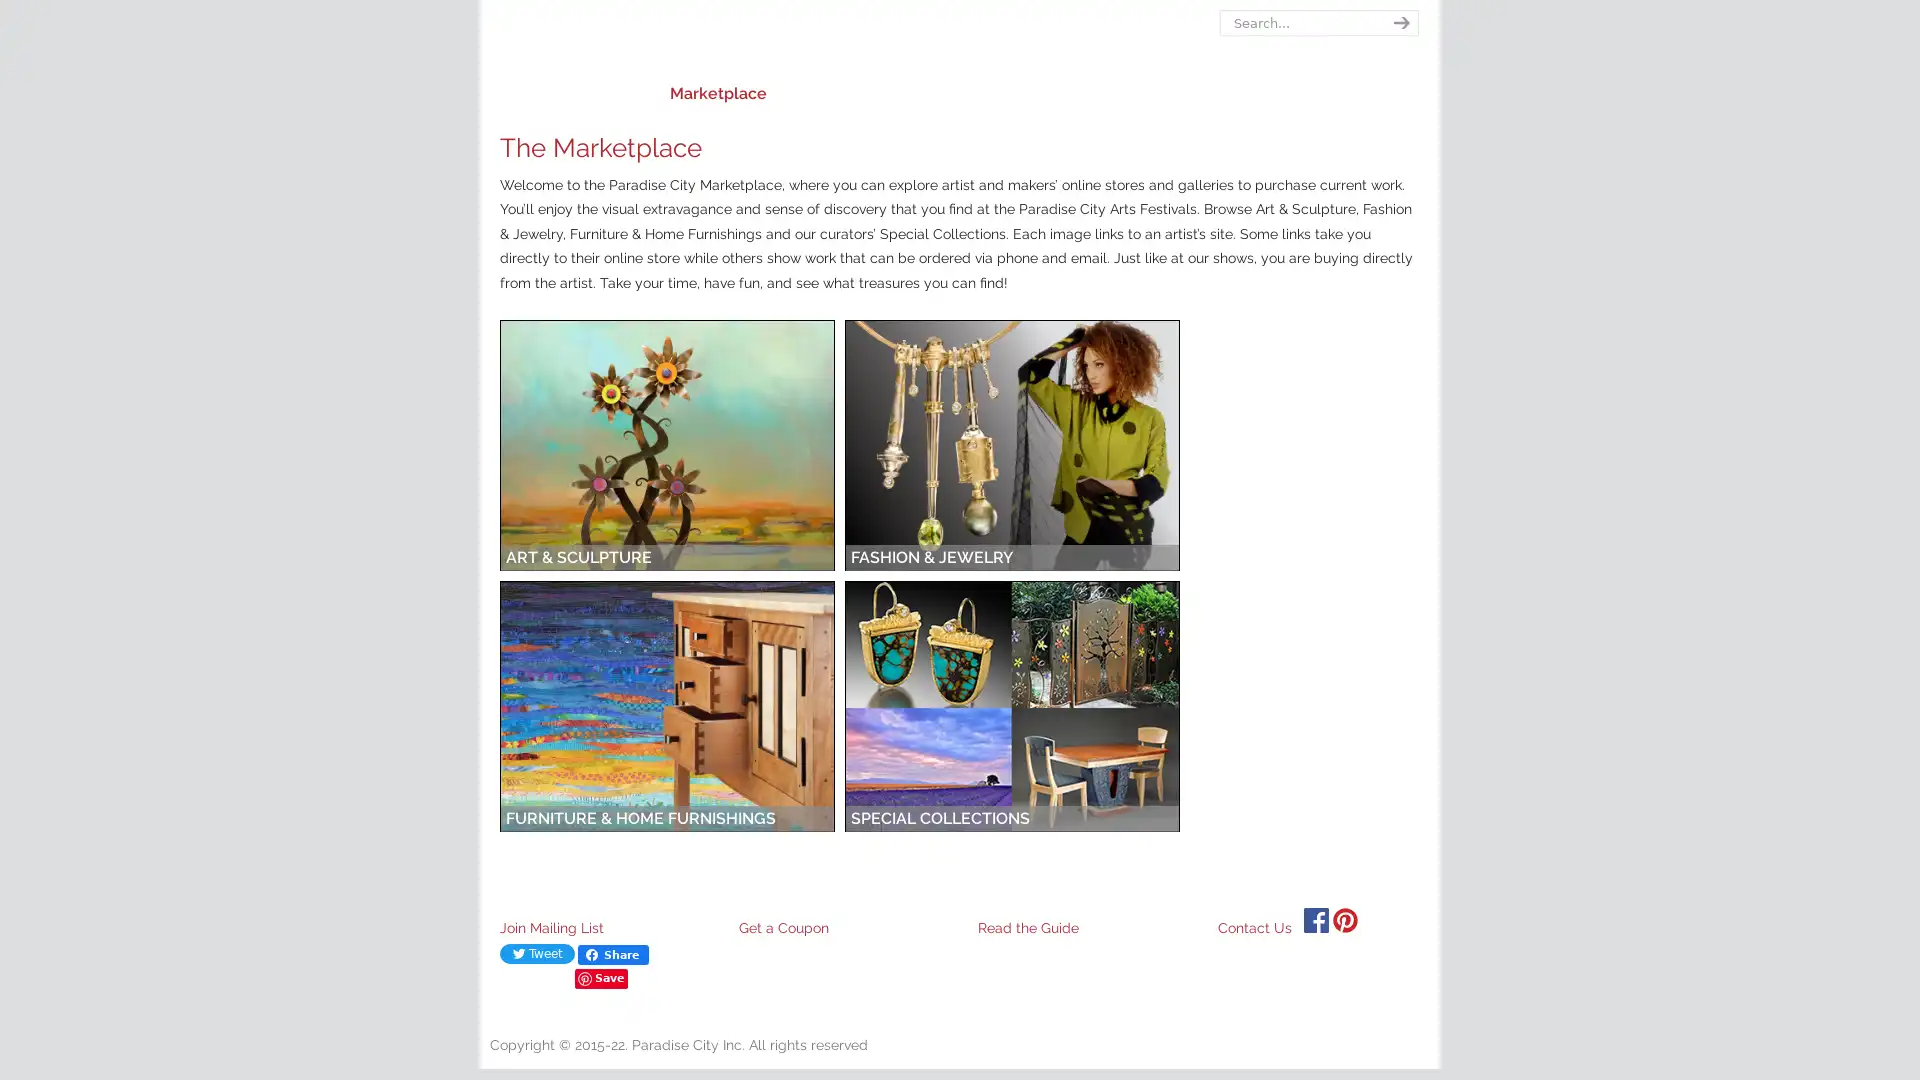 The image size is (1920, 1080). What do you see at coordinates (1397, 23) in the screenshot?
I see `search` at bounding box center [1397, 23].